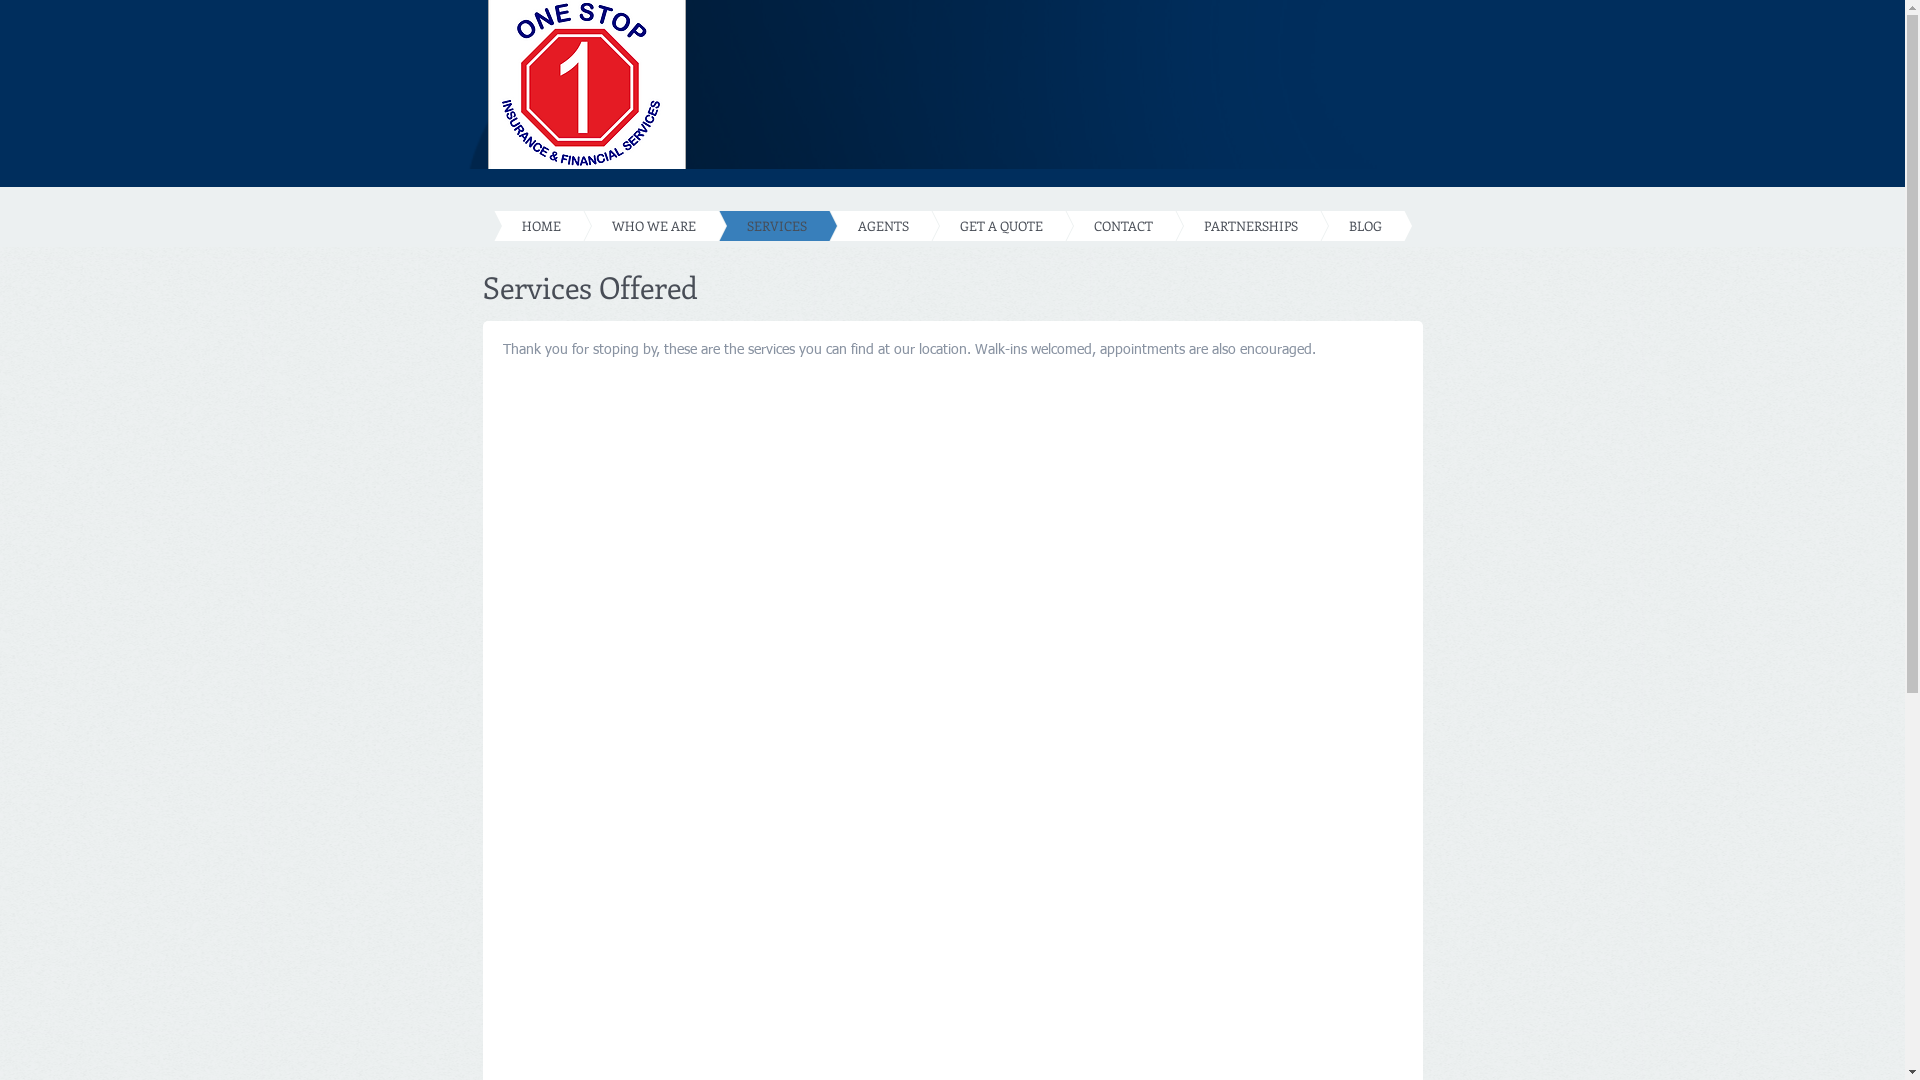  What do you see at coordinates (623, 225) in the screenshot?
I see `'WHO WE ARE'` at bounding box center [623, 225].